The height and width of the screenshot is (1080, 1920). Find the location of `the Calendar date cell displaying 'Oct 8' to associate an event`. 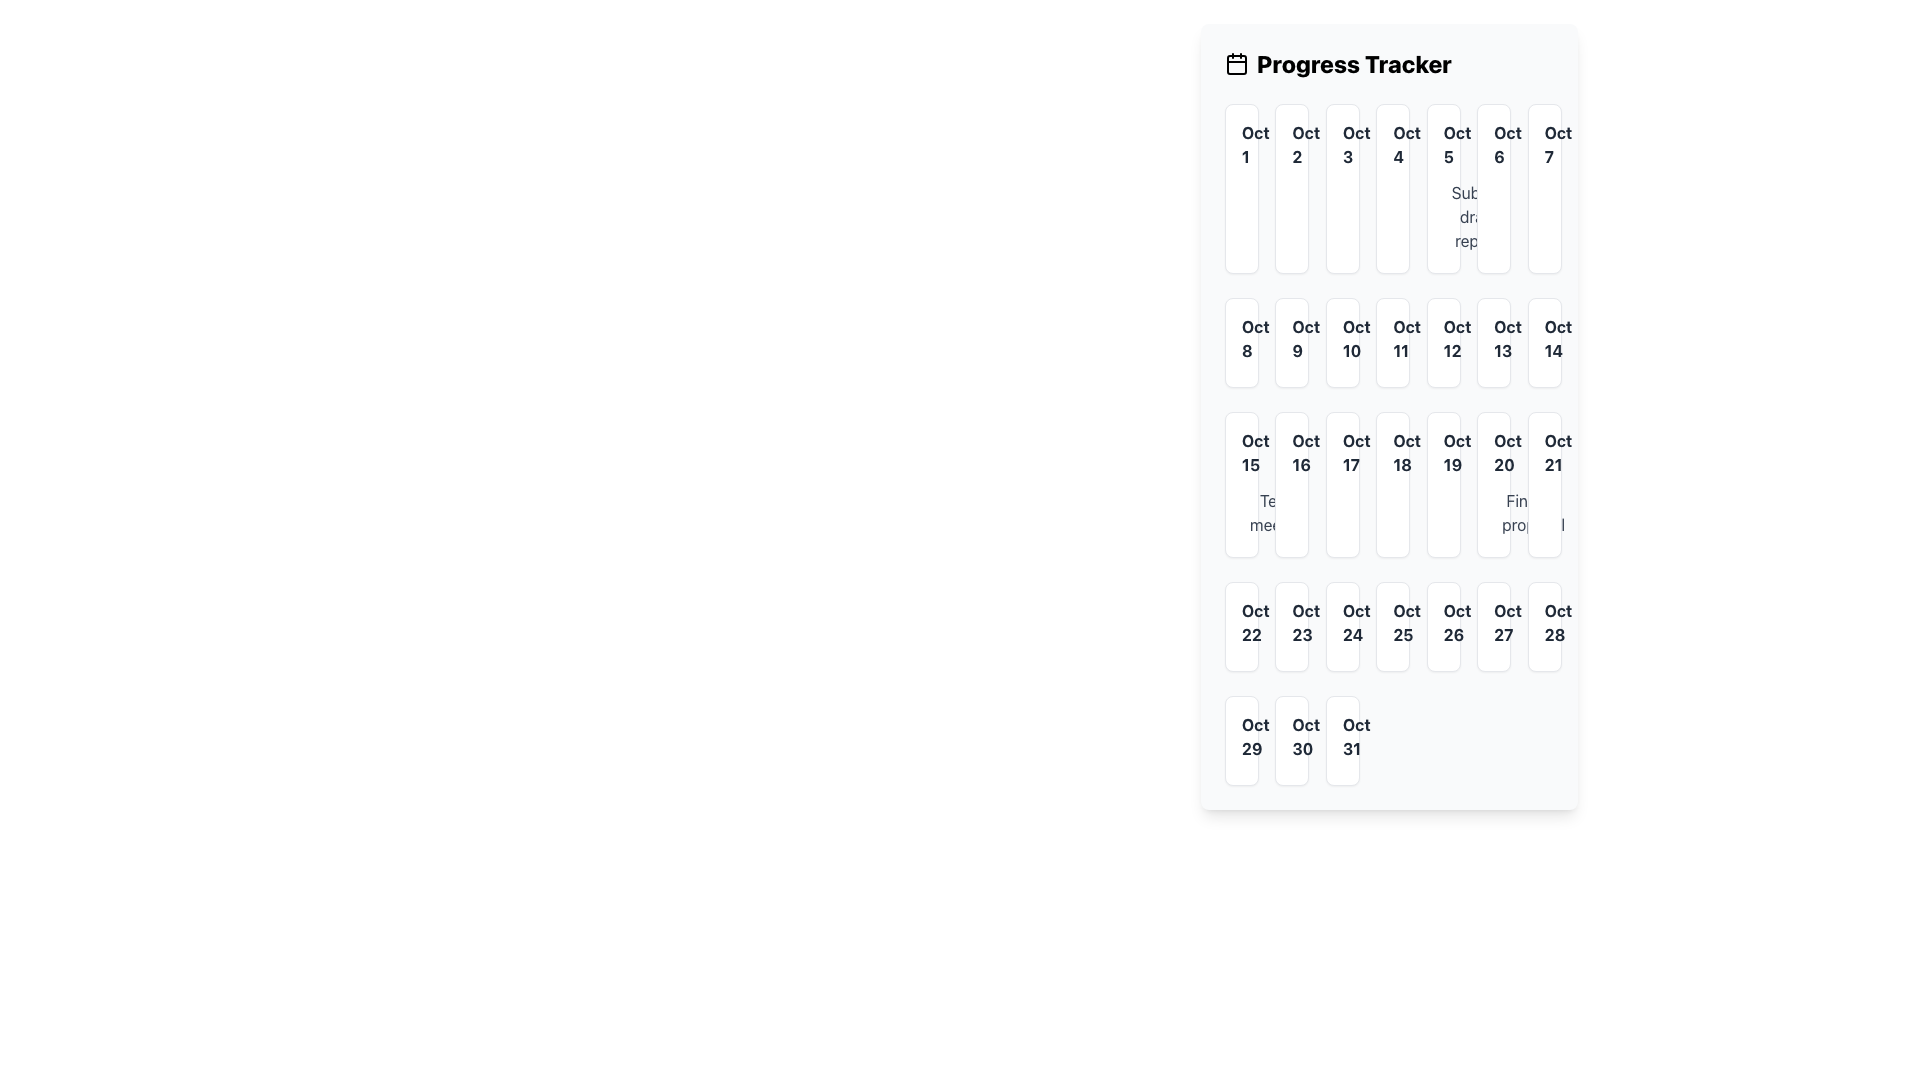

the Calendar date cell displaying 'Oct 8' to associate an event is located at coordinates (1241, 342).